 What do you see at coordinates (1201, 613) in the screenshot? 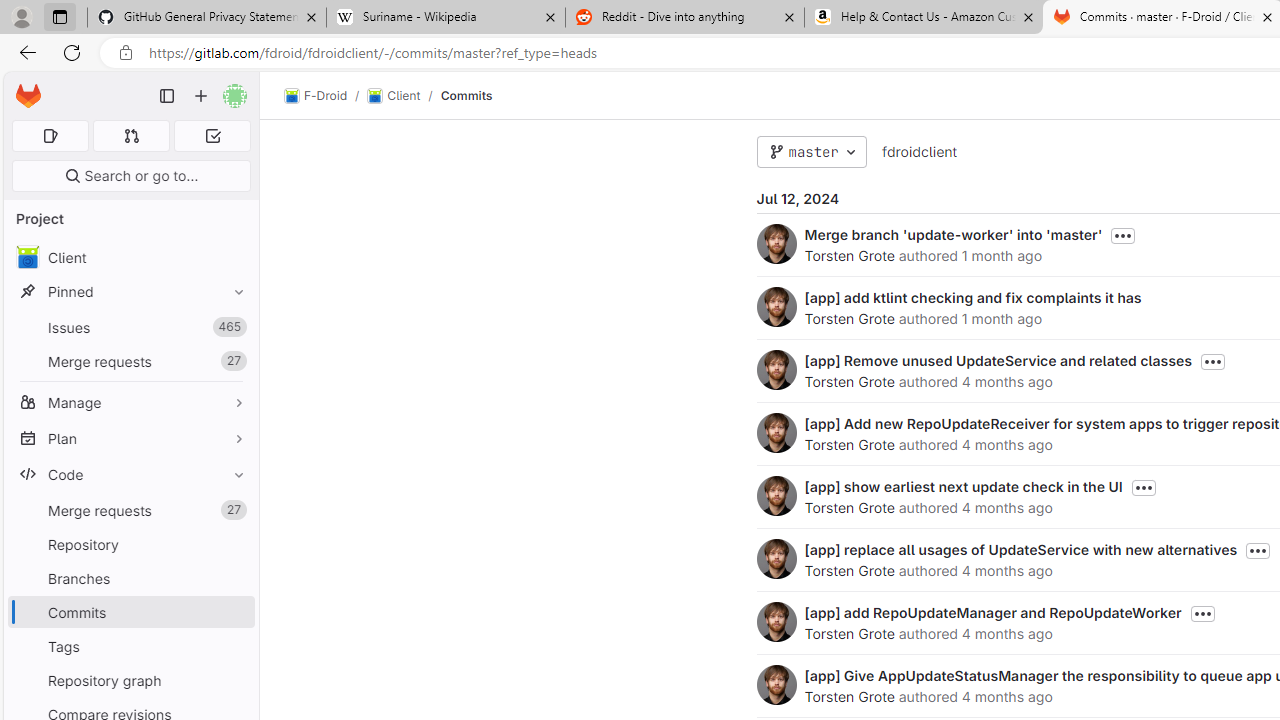
I see `'Class: s16 gl-icon gl-button-icon '` at bounding box center [1201, 613].